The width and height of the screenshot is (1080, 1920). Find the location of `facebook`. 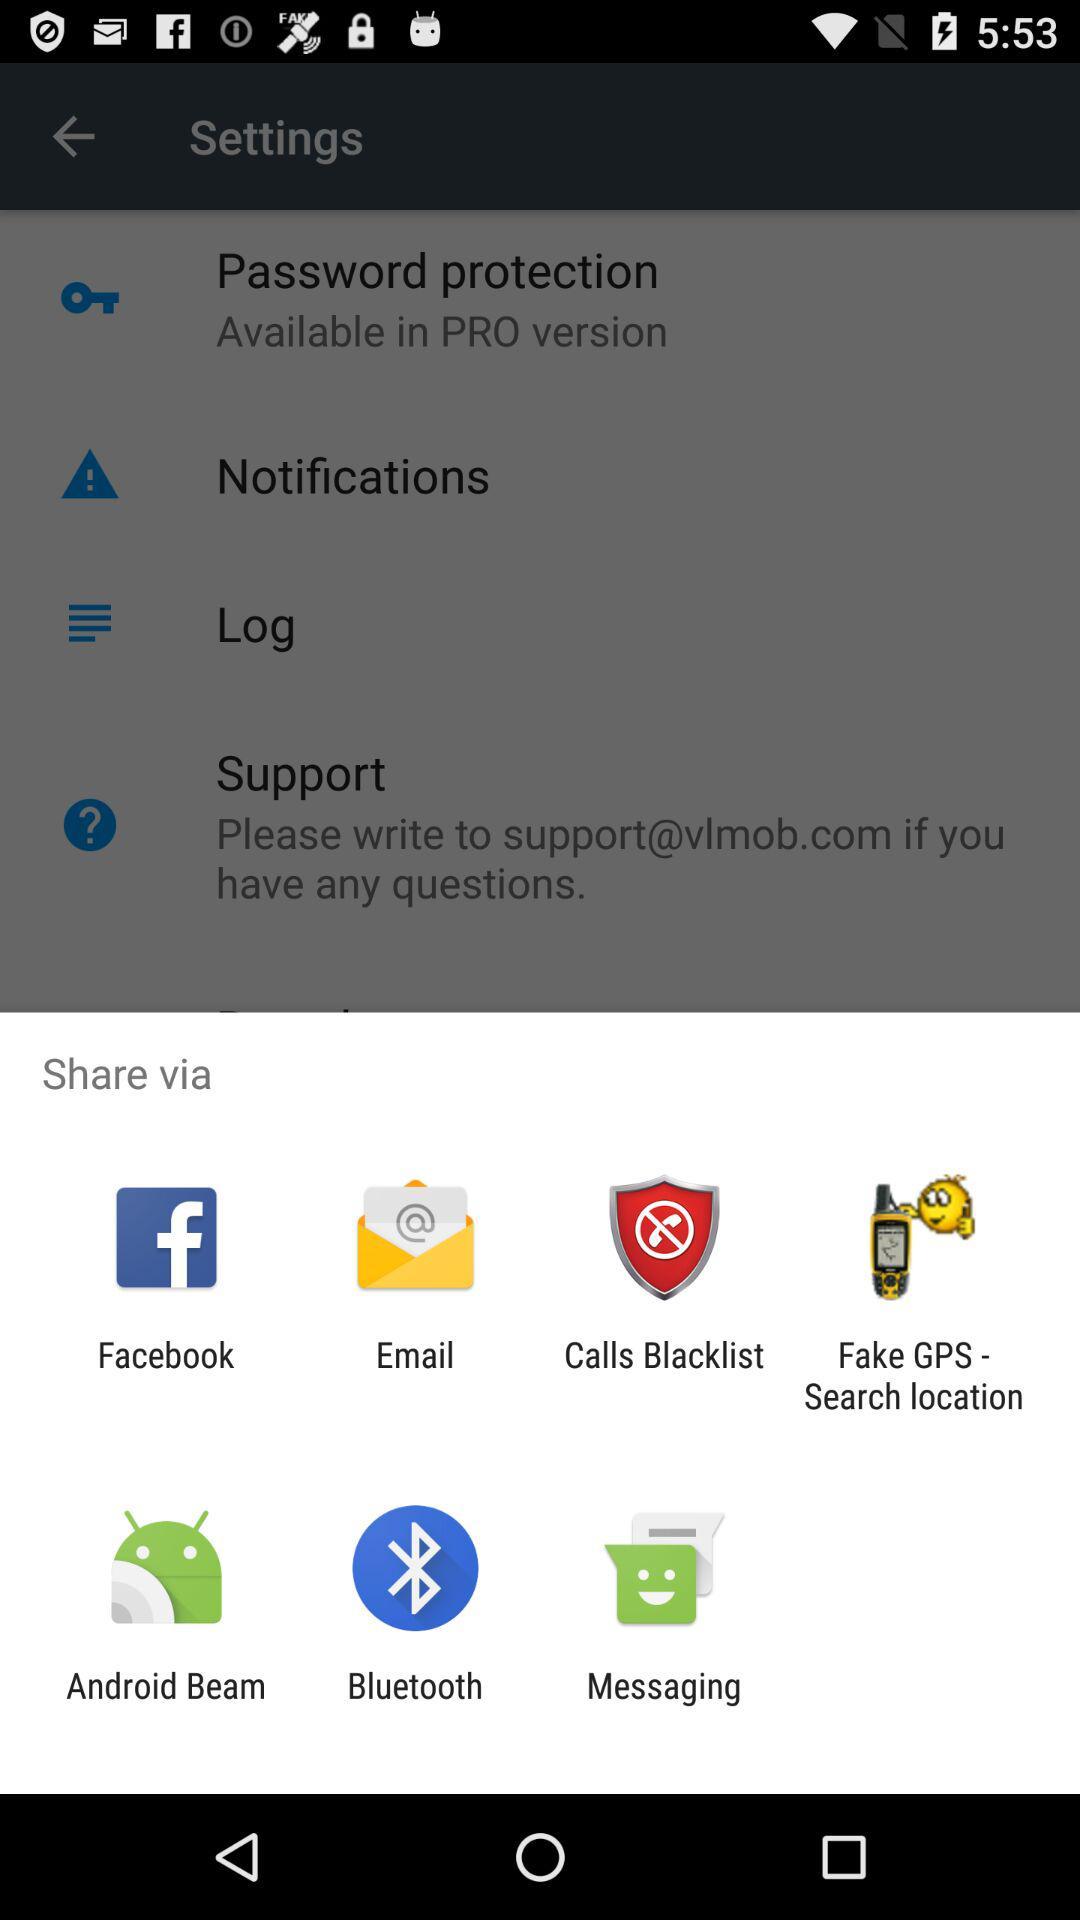

facebook is located at coordinates (165, 1374).